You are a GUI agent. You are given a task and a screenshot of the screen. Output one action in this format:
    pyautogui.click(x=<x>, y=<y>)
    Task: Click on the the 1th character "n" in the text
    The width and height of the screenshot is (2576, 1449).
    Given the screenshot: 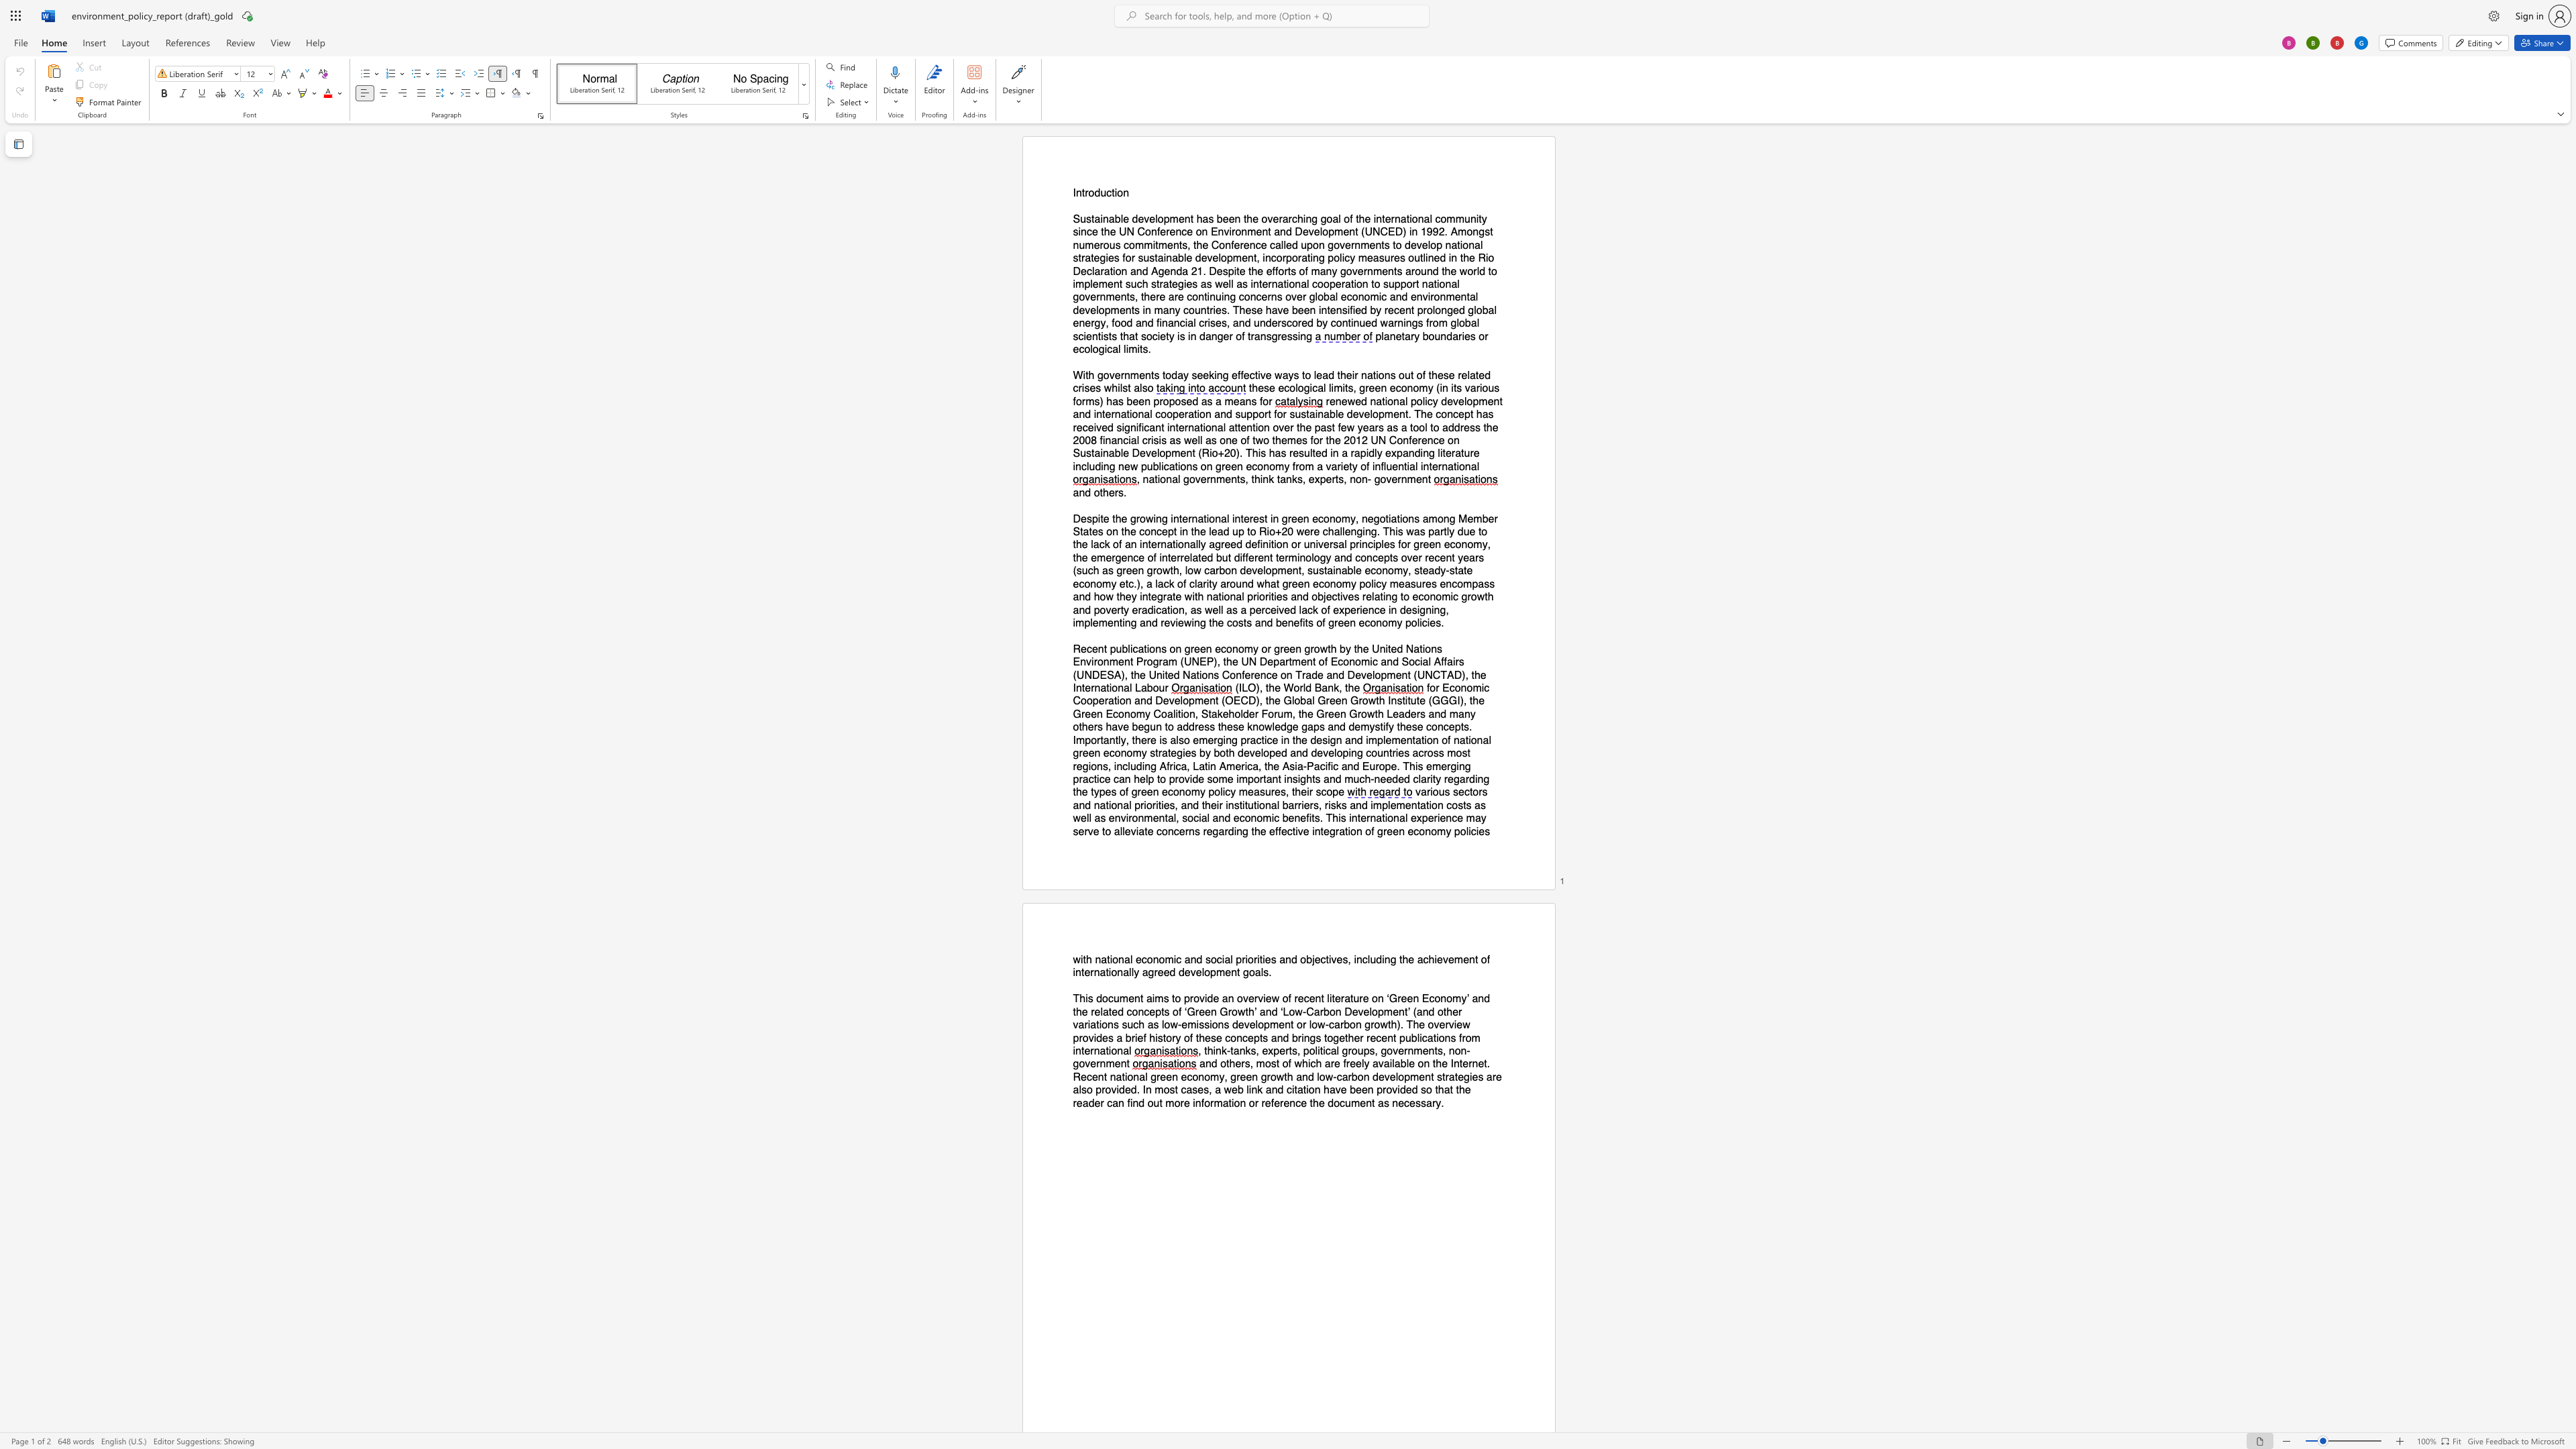 What is the action you would take?
    pyautogui.click(x=1081, y=492)
    